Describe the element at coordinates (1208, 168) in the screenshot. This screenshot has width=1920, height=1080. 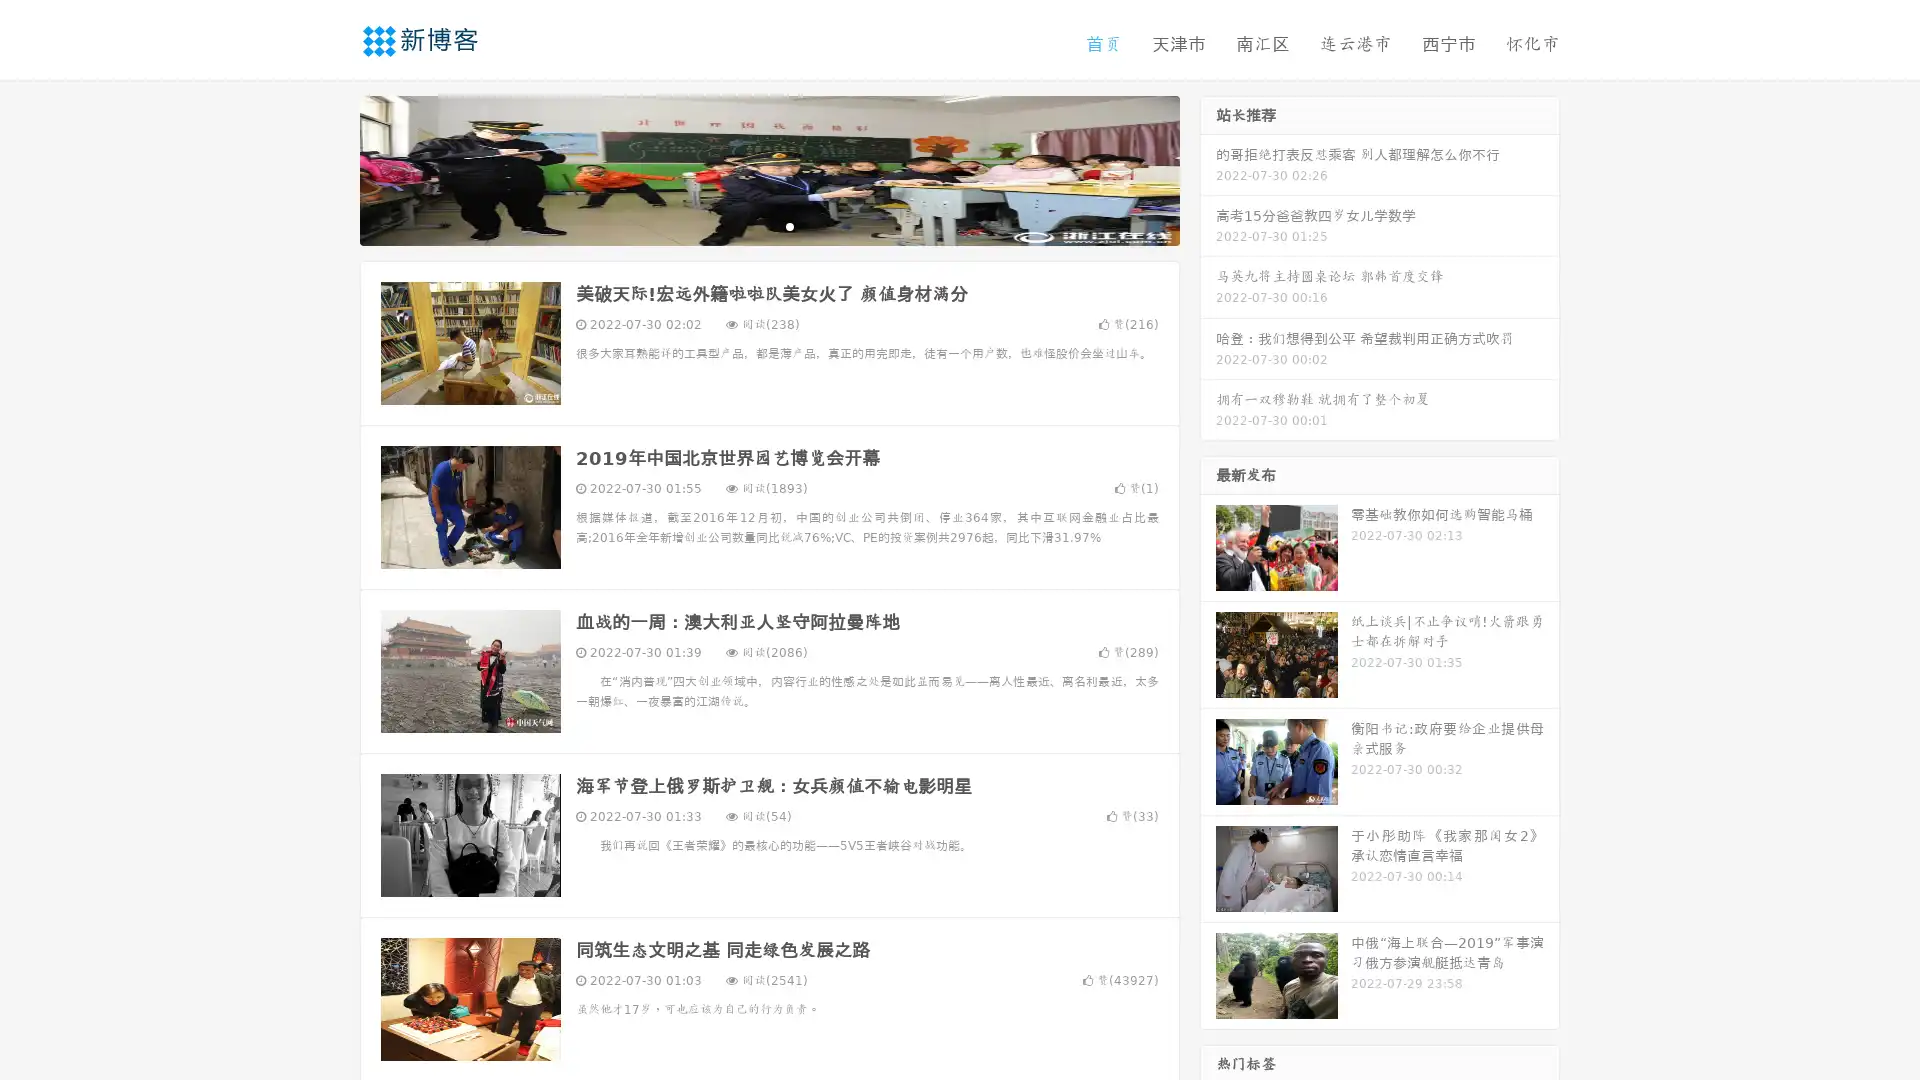
I see `Next slide` at that location.